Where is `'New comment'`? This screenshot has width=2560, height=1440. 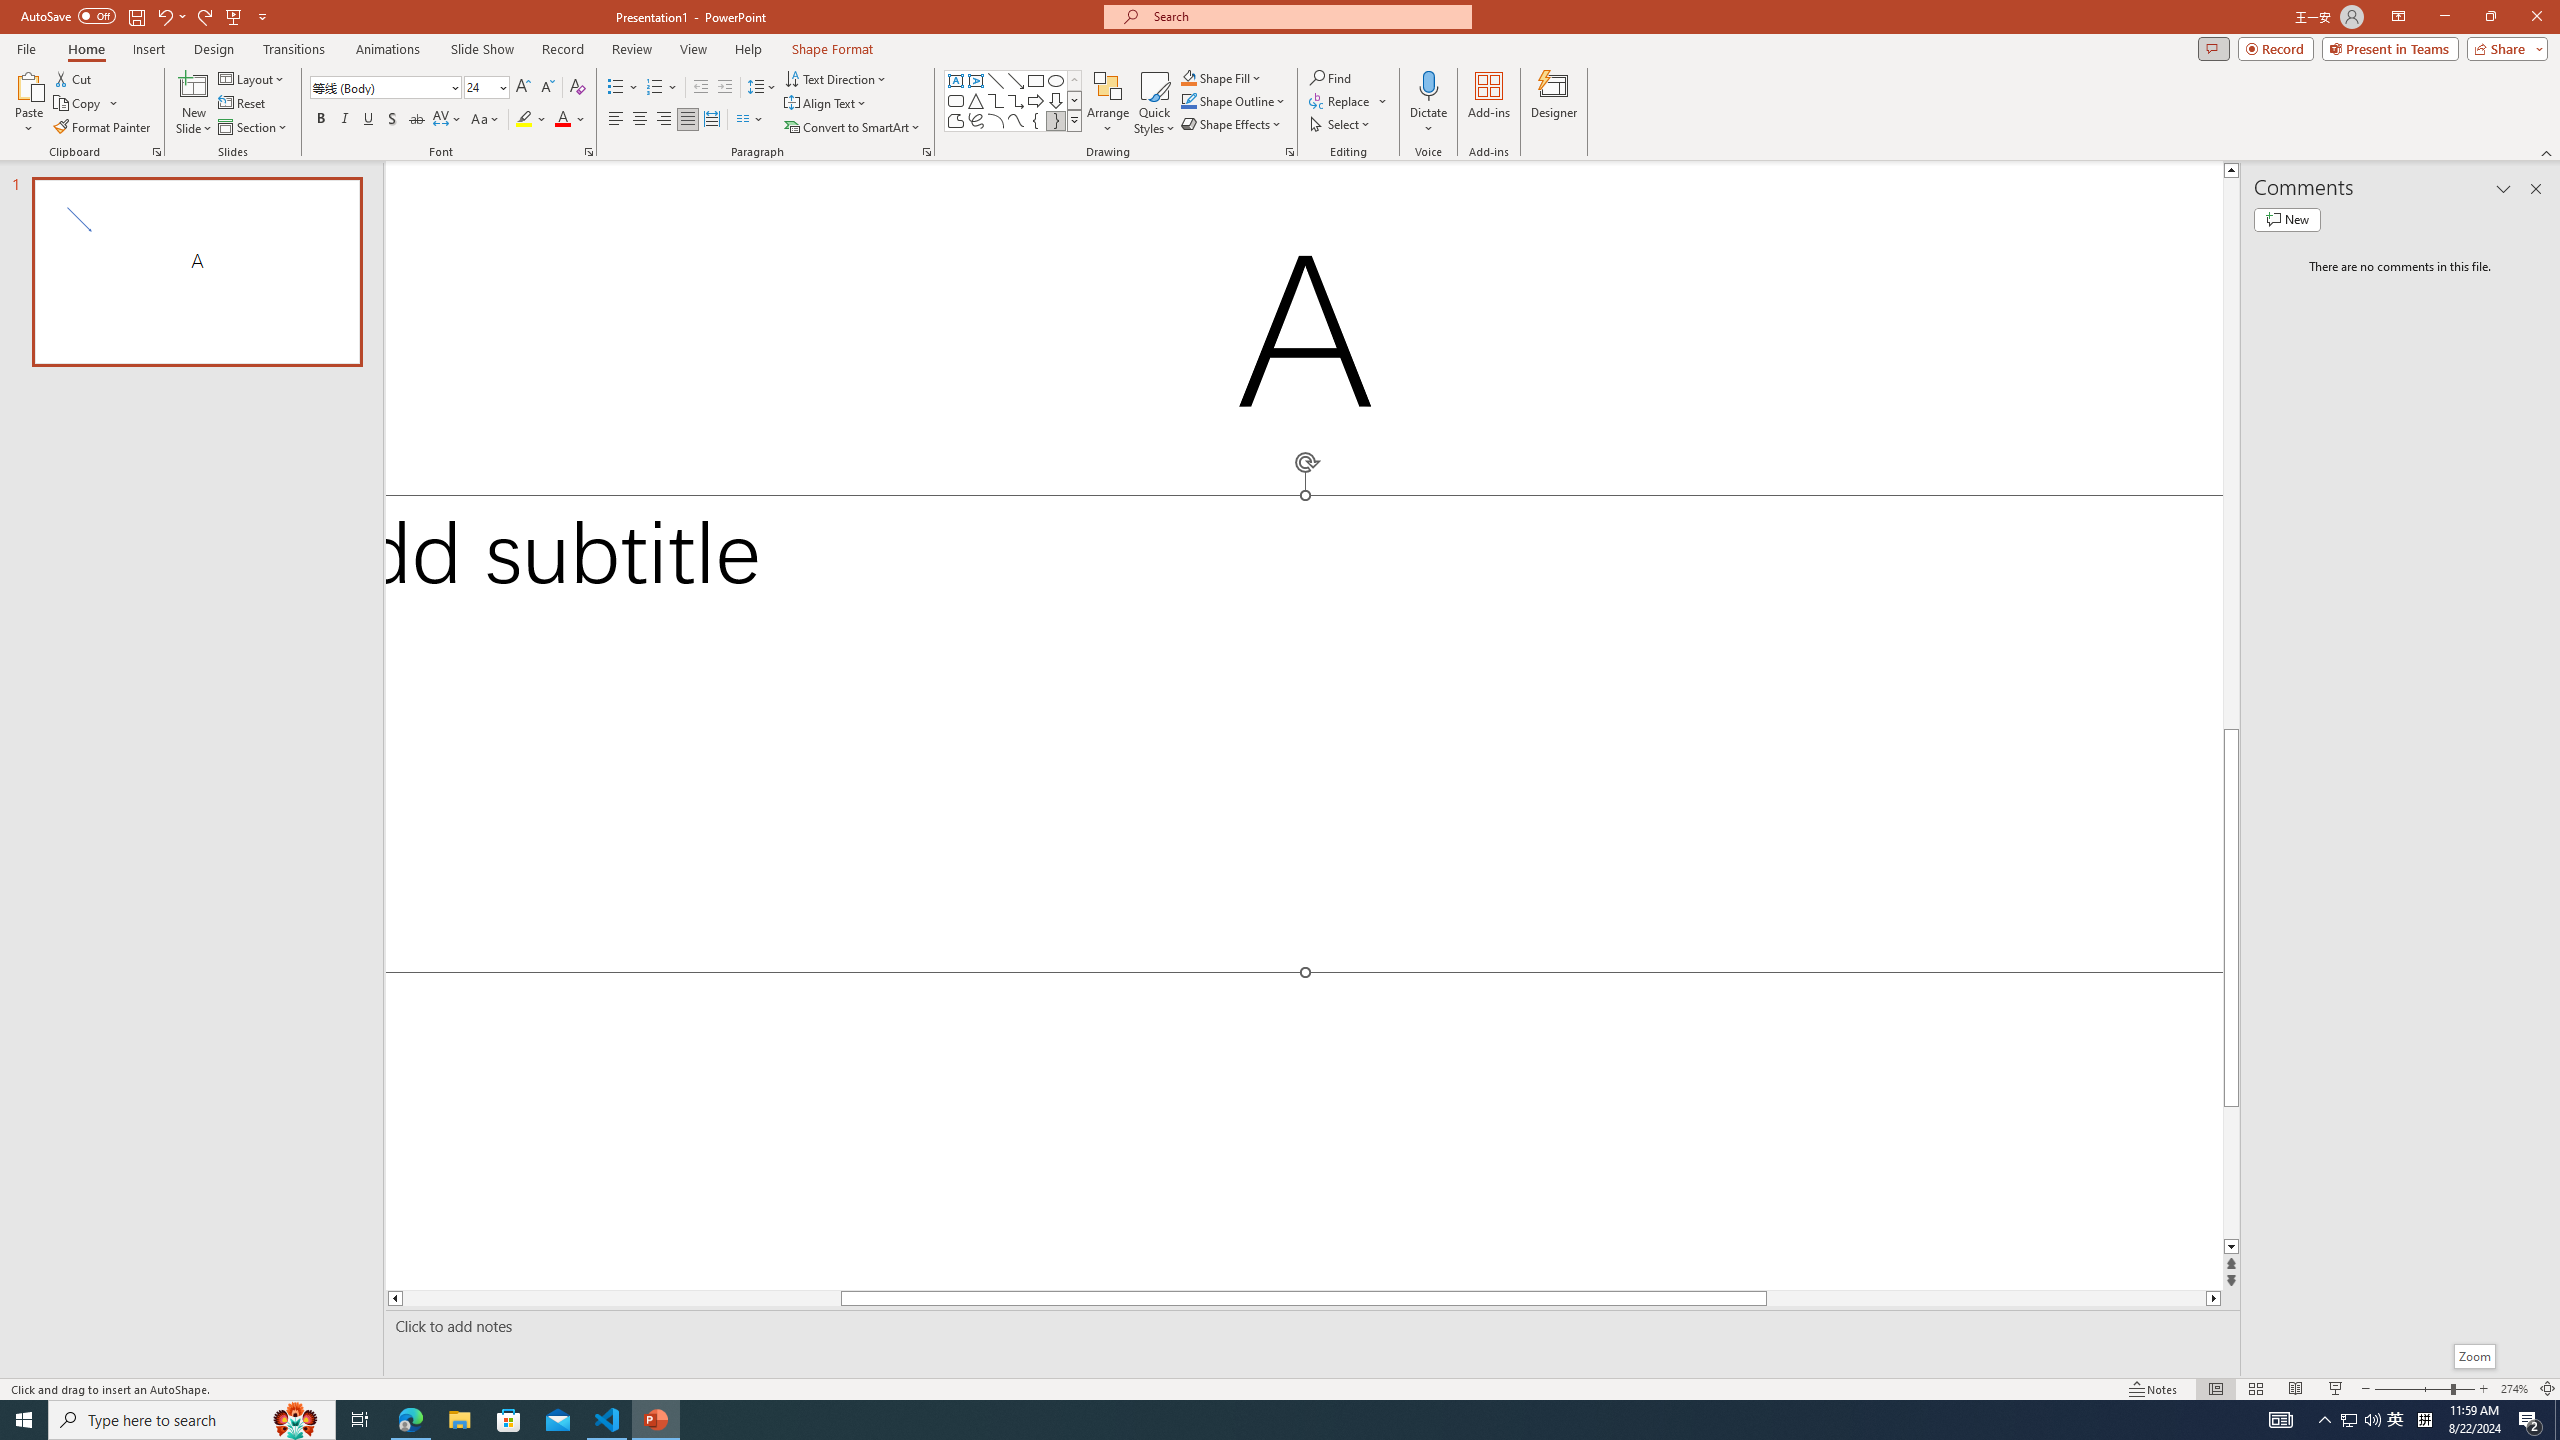 'New comment' is located at coordinates (2286, 218).